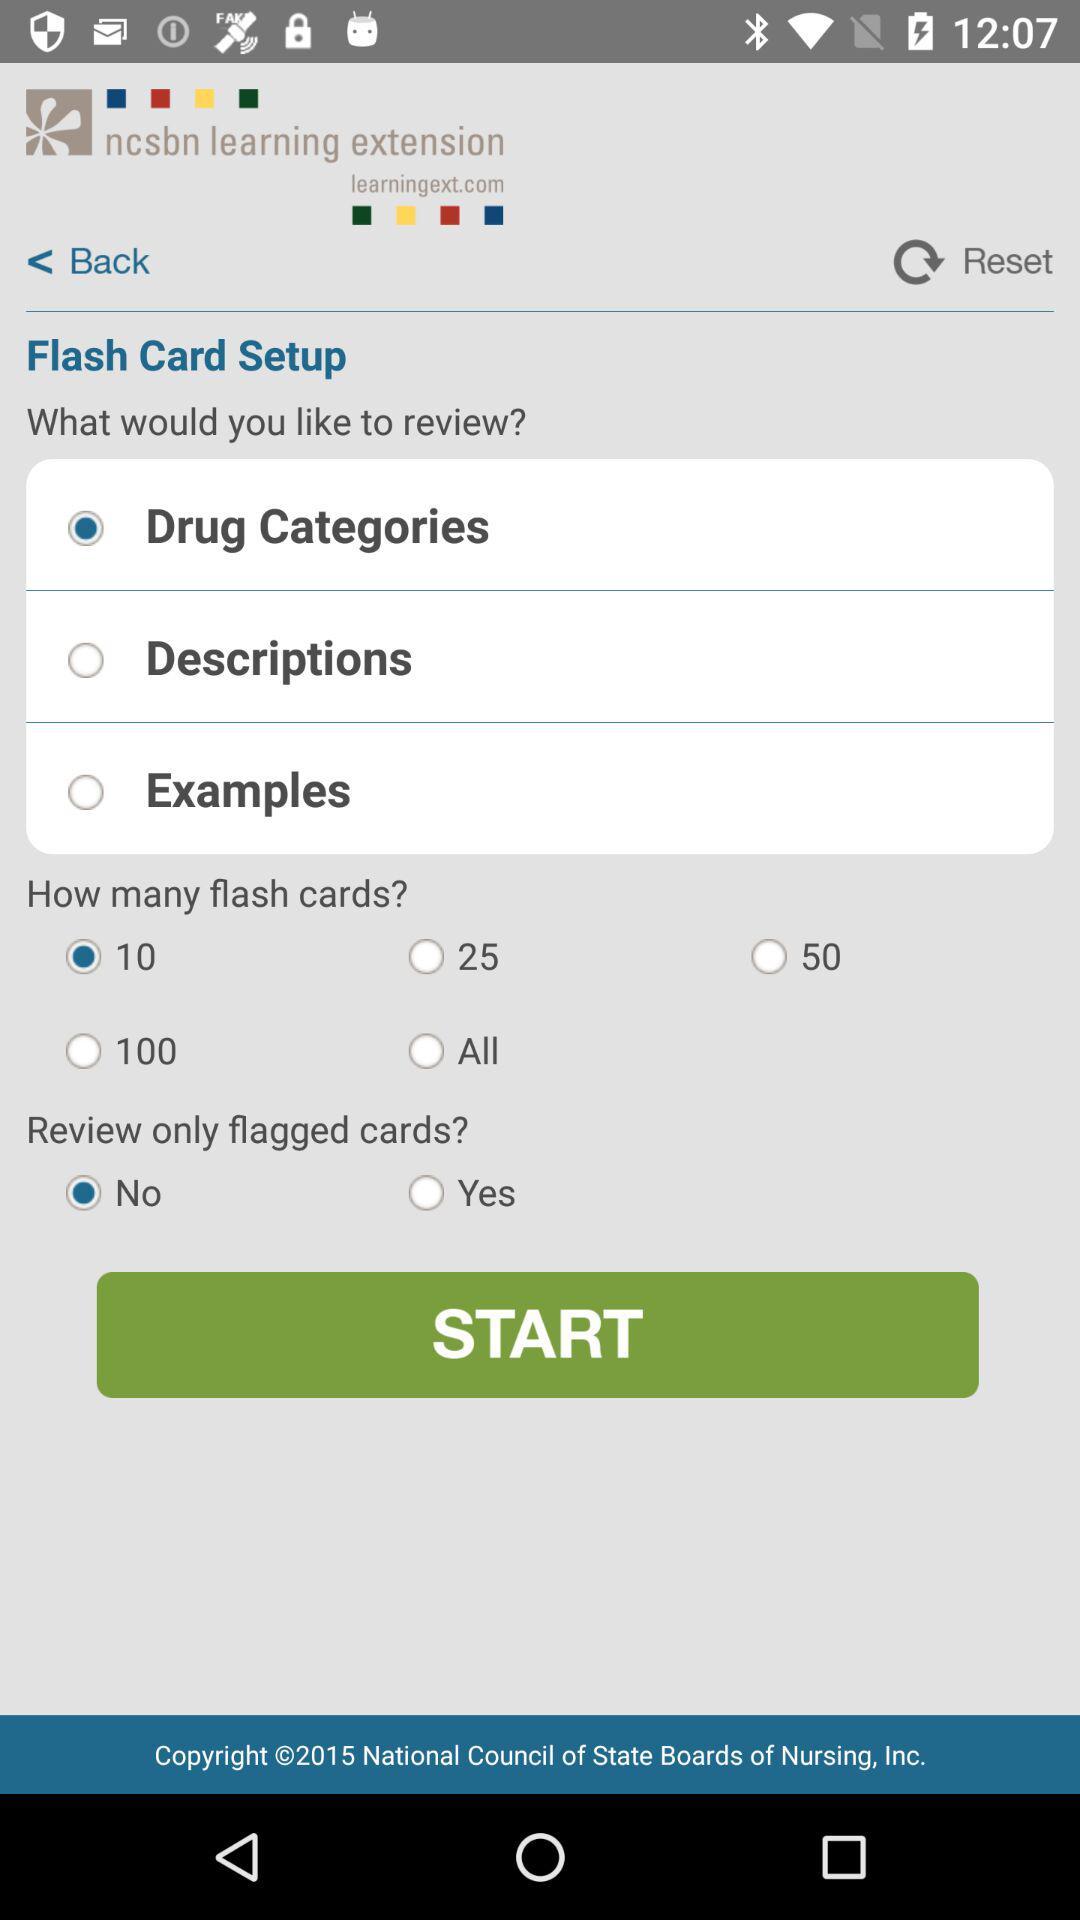 Image resolution: width=1080 pixels, height=1920 pixels. I want to click on reset flash card setup, so click(972, 261).